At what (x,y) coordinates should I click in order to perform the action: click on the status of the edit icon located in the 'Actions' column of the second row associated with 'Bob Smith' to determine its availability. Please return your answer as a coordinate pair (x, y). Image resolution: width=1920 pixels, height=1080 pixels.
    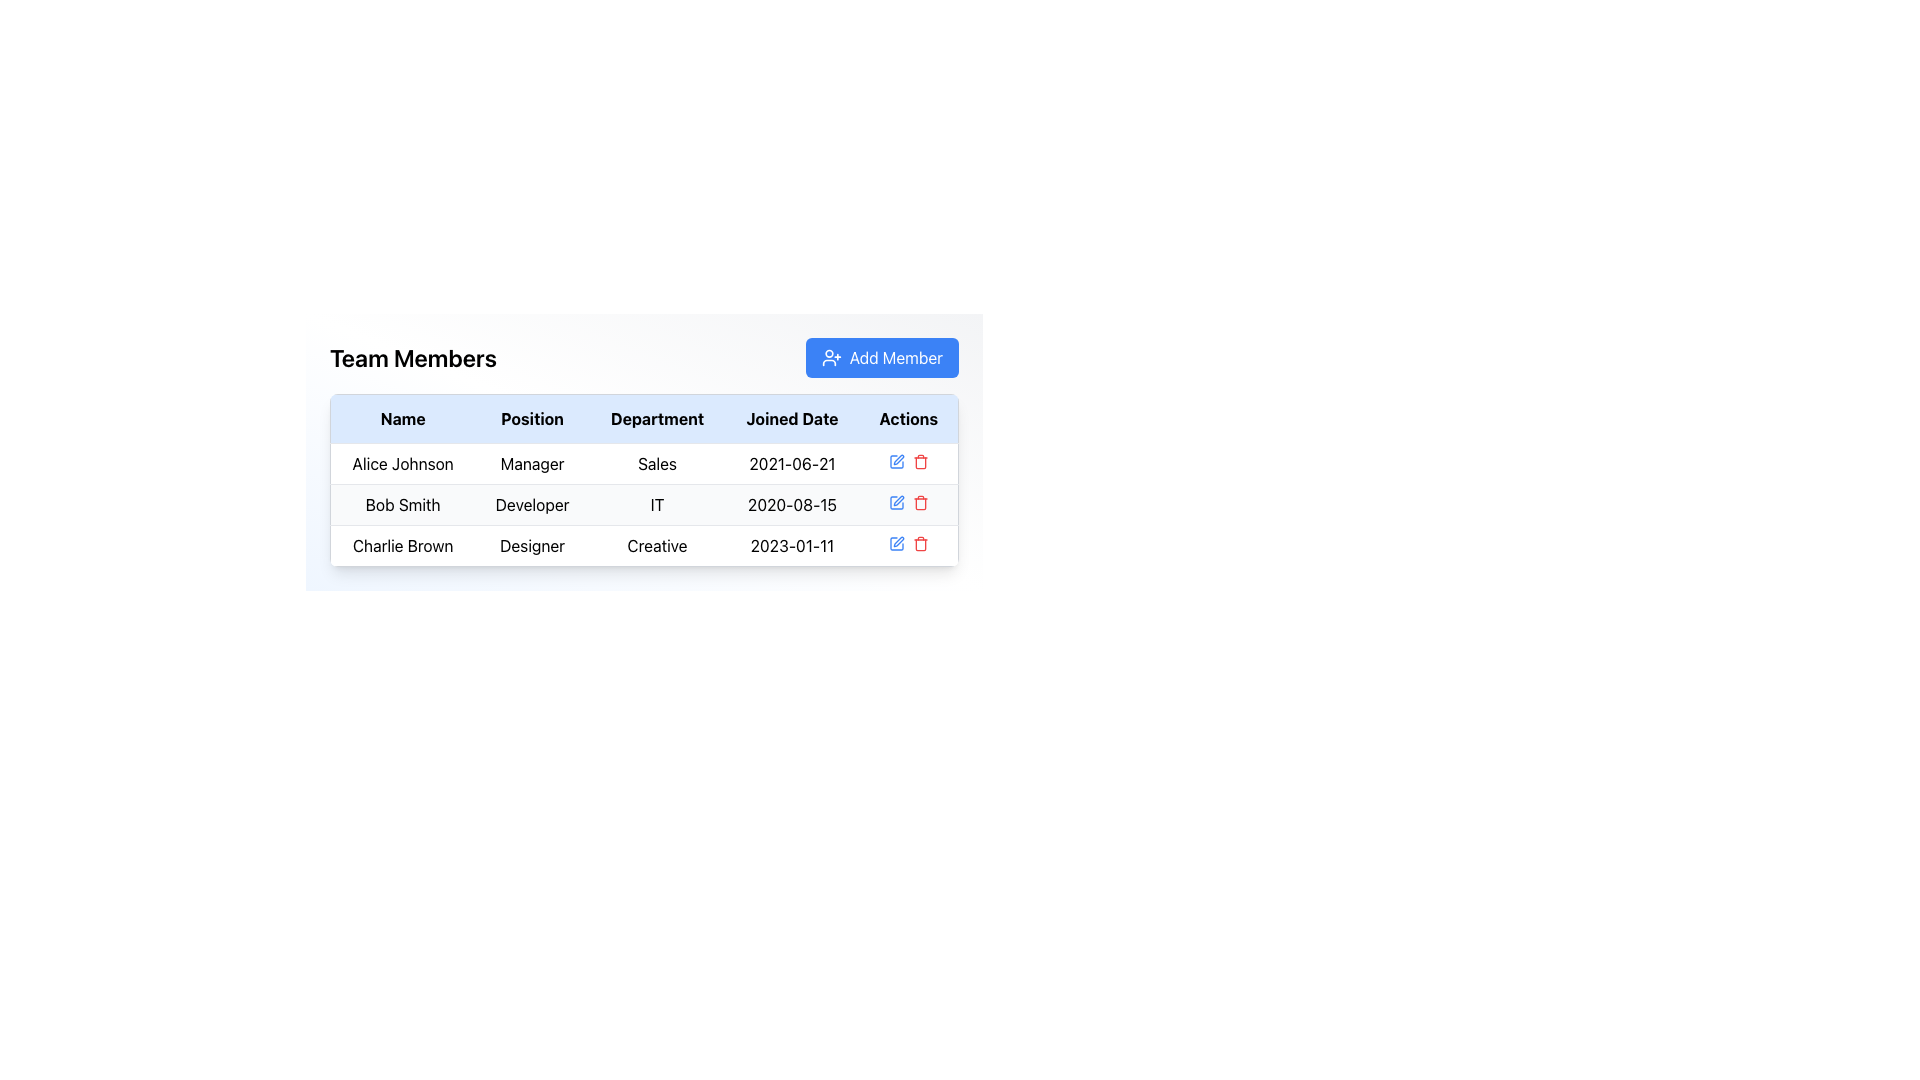
    Looking at the image, I should click on (897, 500).